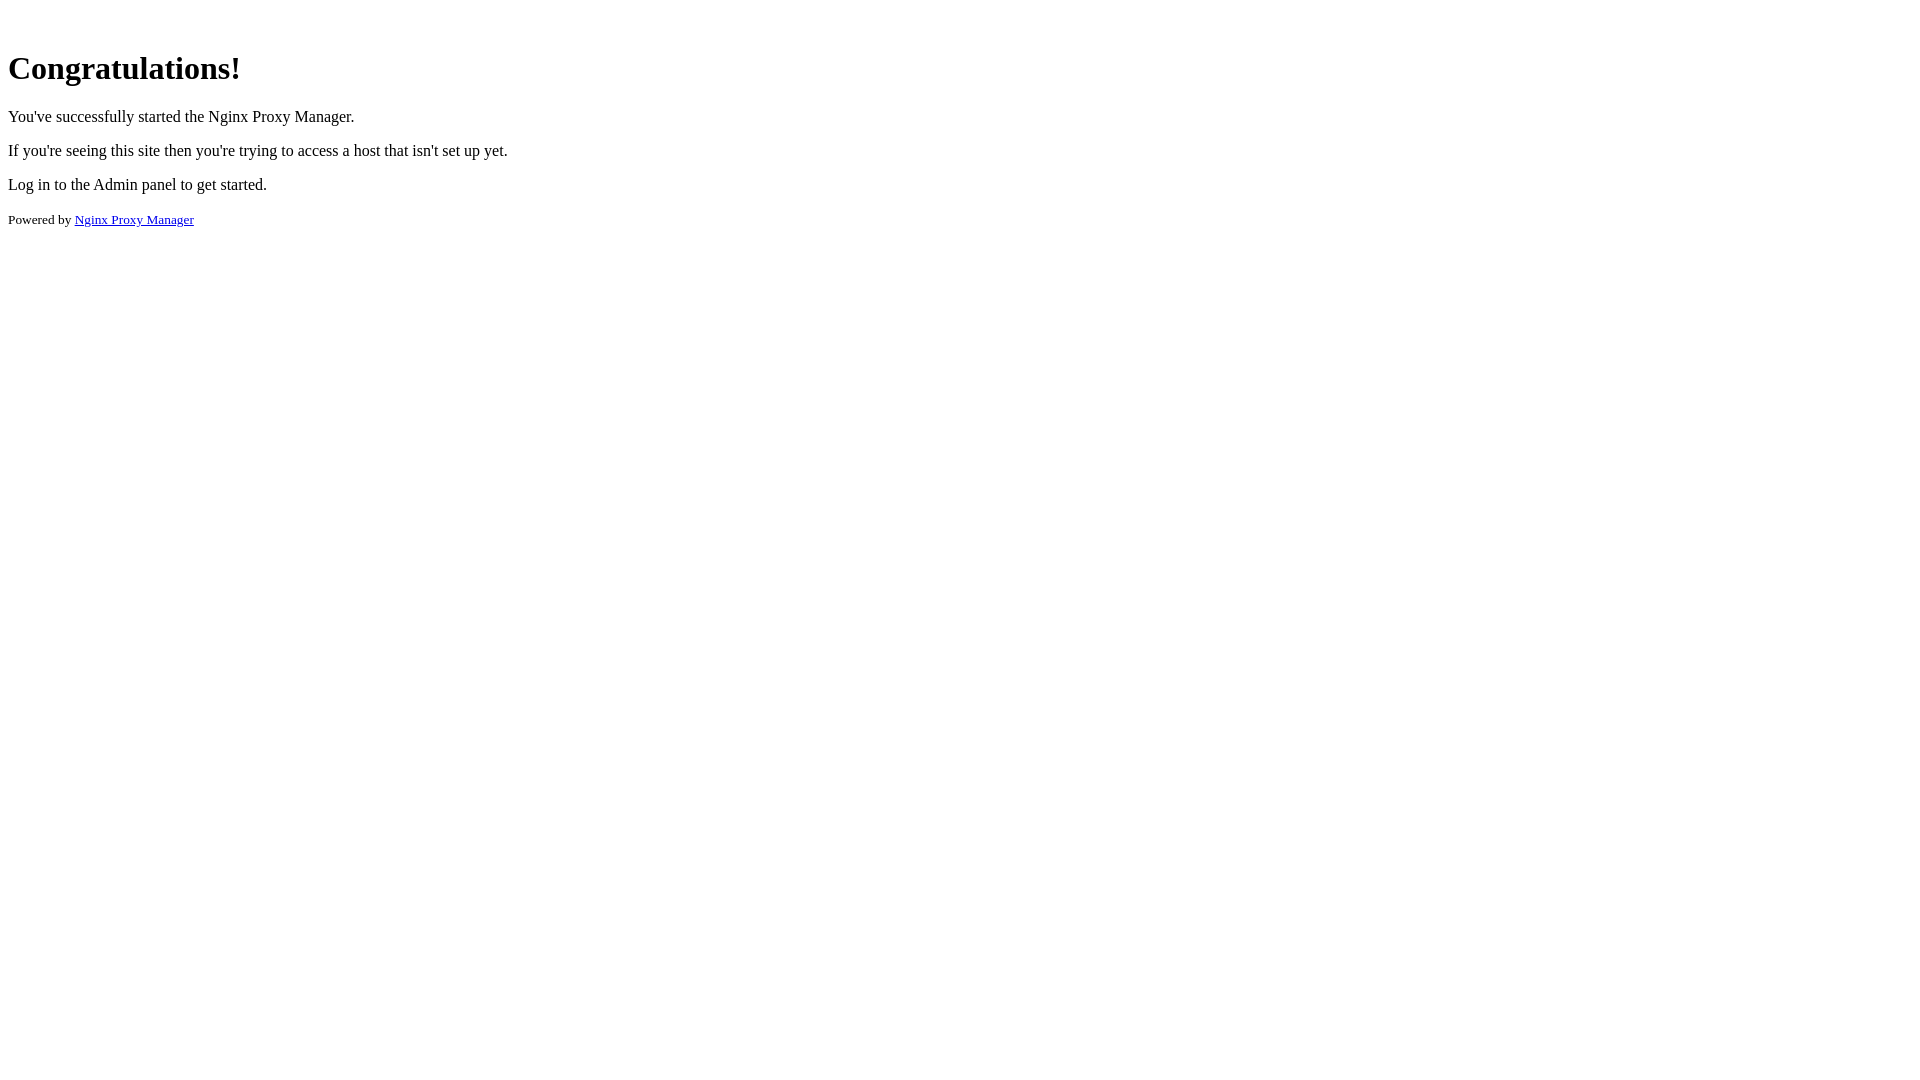 The height and width of the screenshot is (1080, 1920). I want to click on 'Nginx Proxy Manager', so click(75, 219).